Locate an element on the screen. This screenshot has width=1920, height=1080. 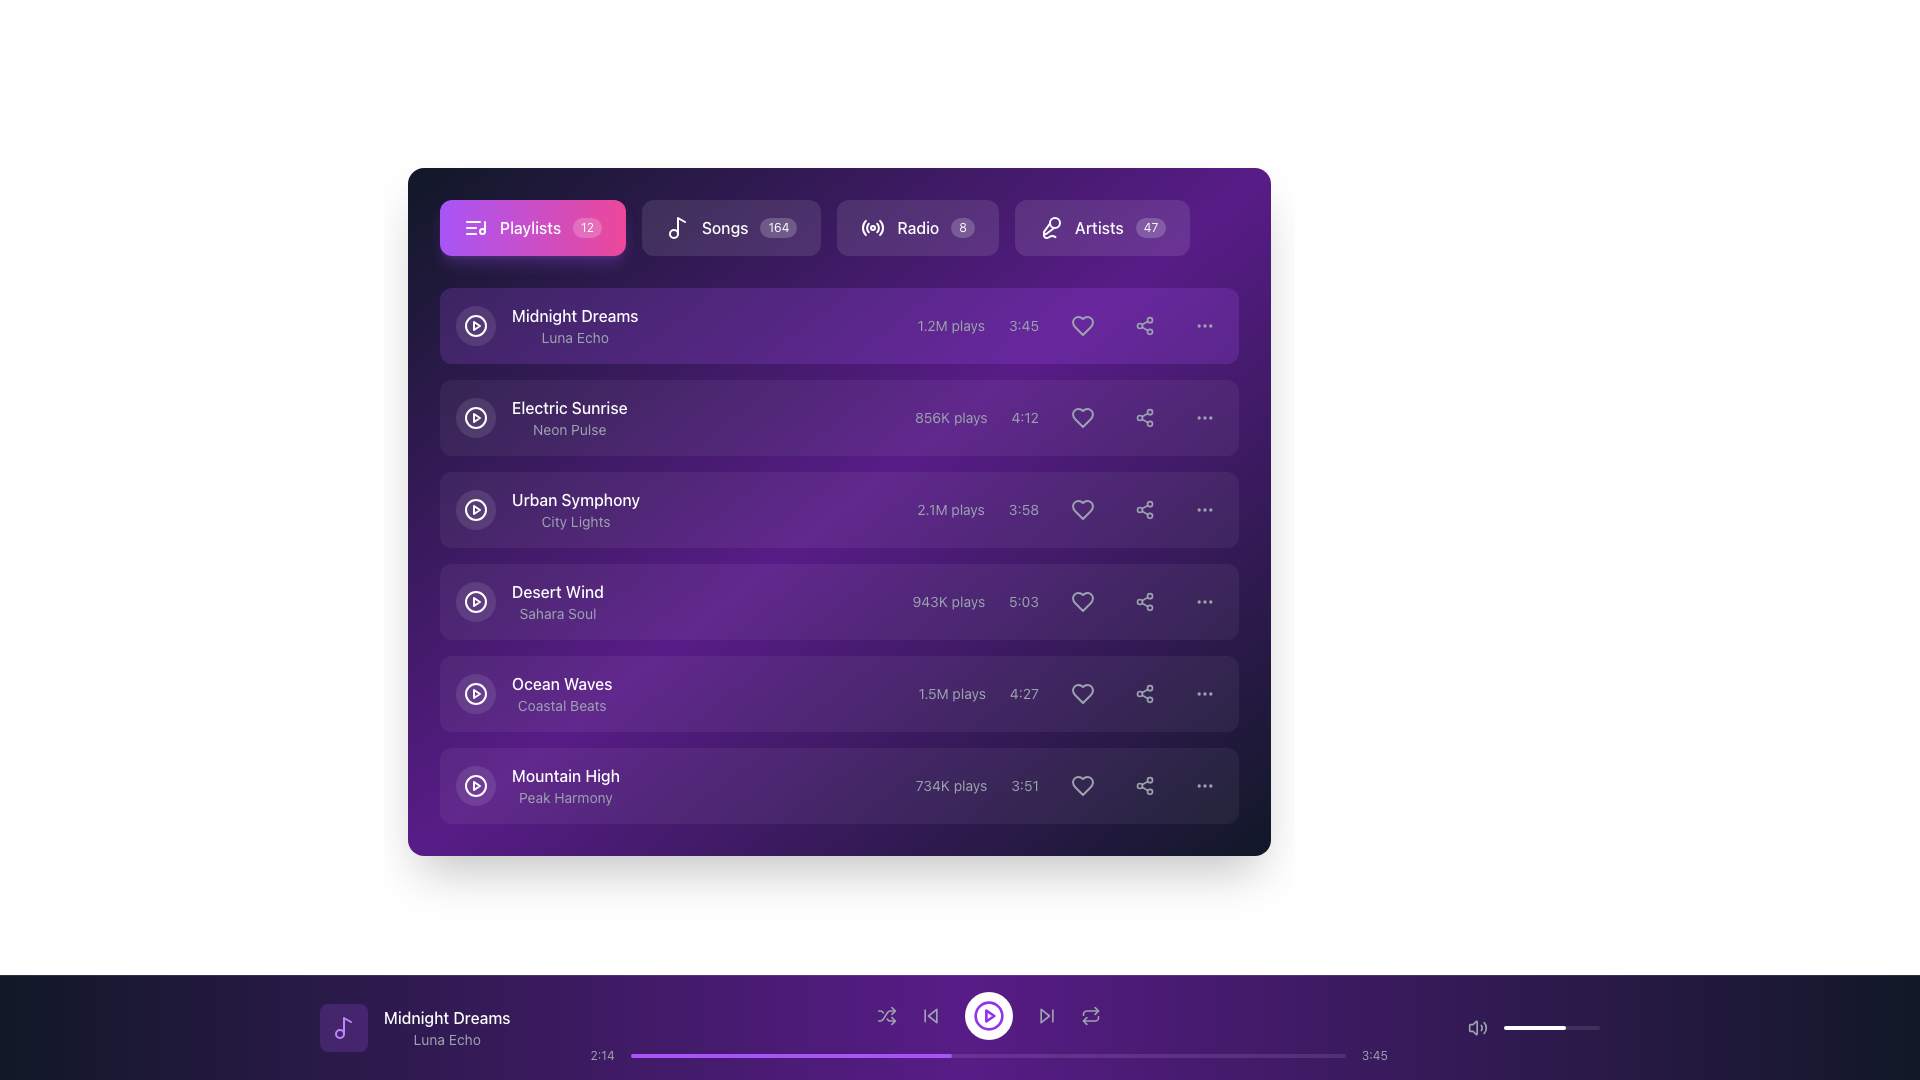
text of the label displaying 'Urban Symphony', which is the first line in a music playlist entry, set against a purple background is located at coordinates (575, 499).